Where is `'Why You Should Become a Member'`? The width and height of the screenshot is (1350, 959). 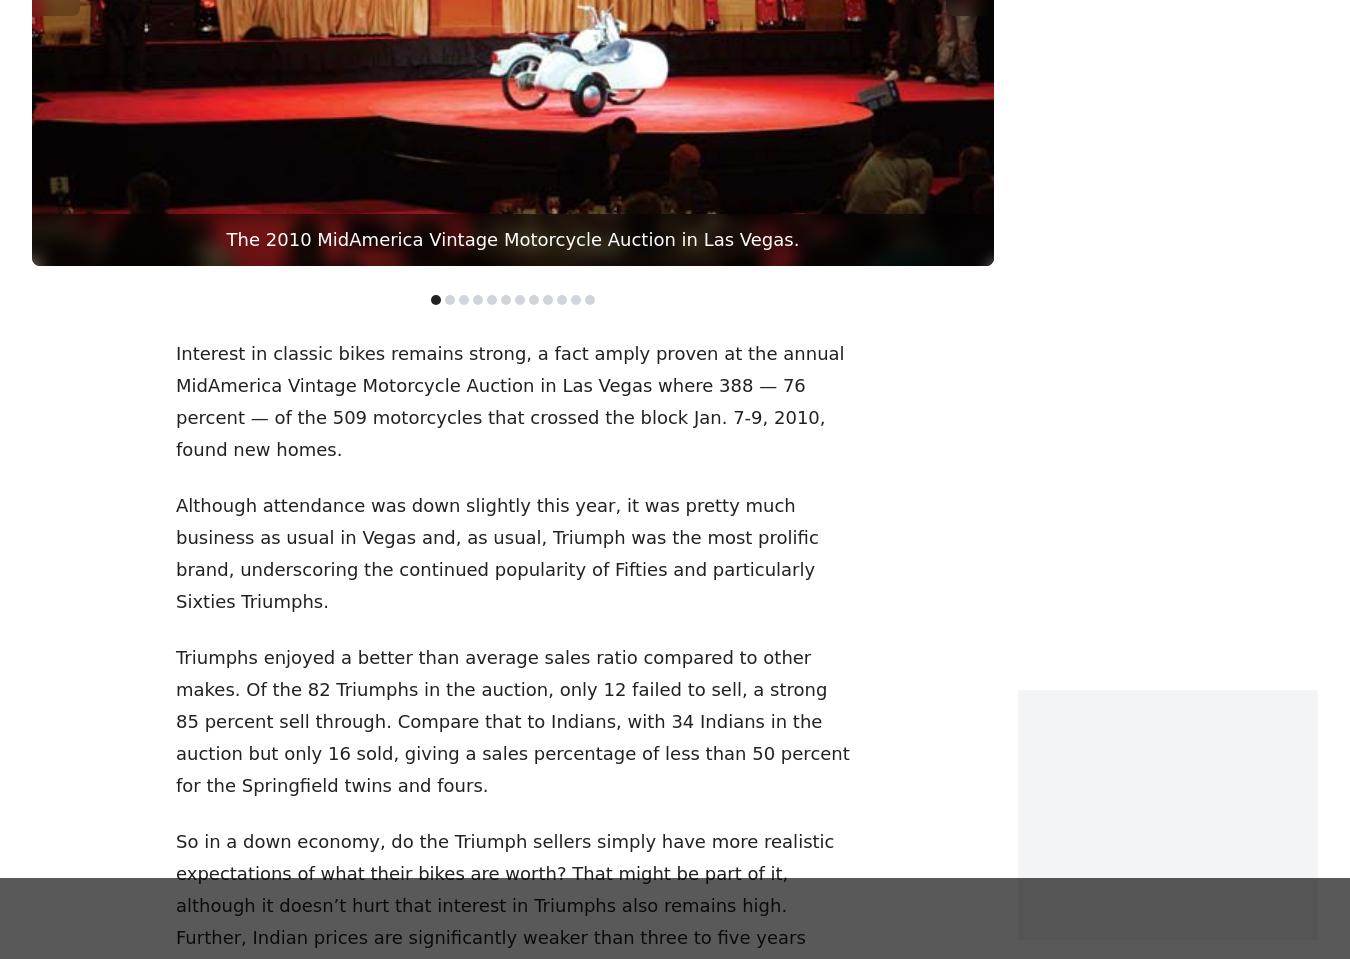
'Why You Should Become a Member' is located at coordinates (30, 469).